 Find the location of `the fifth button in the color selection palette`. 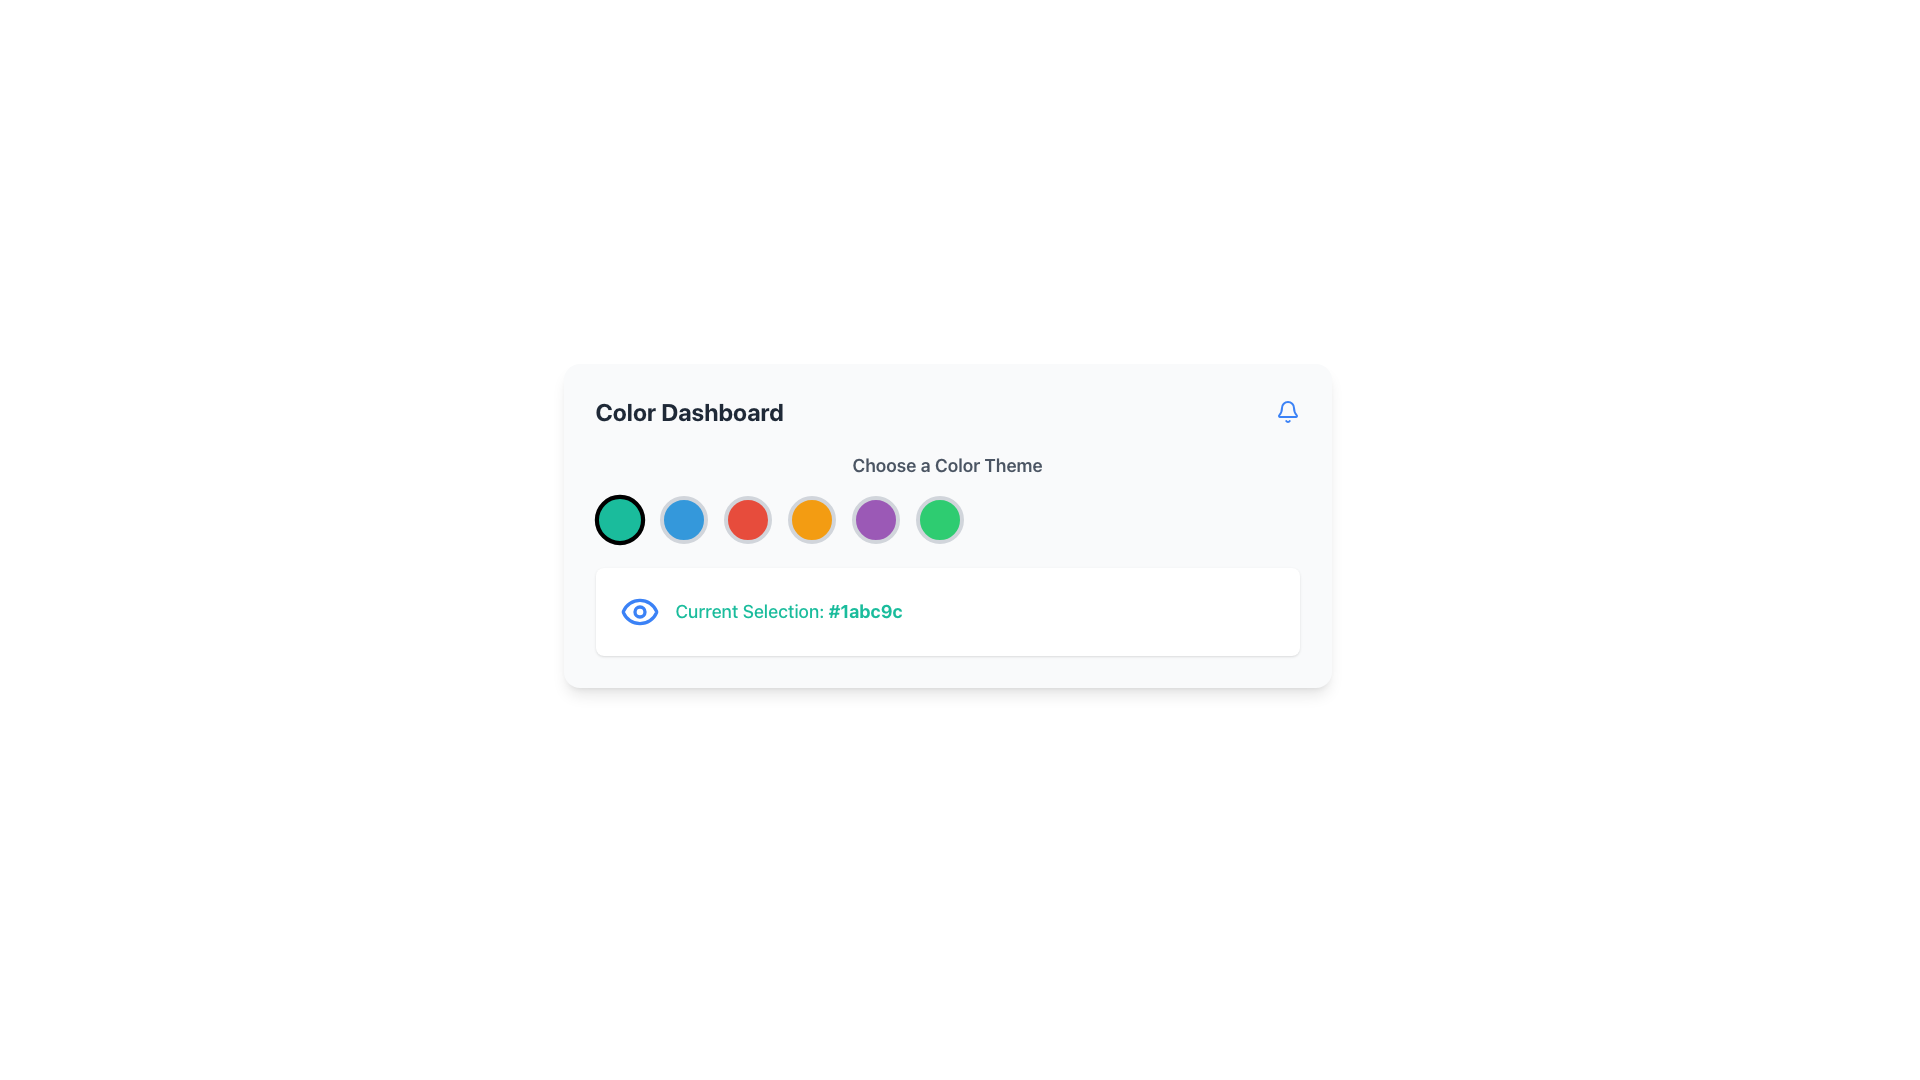

the fifth button in the color selection palette is located at coordinates (875, 519).